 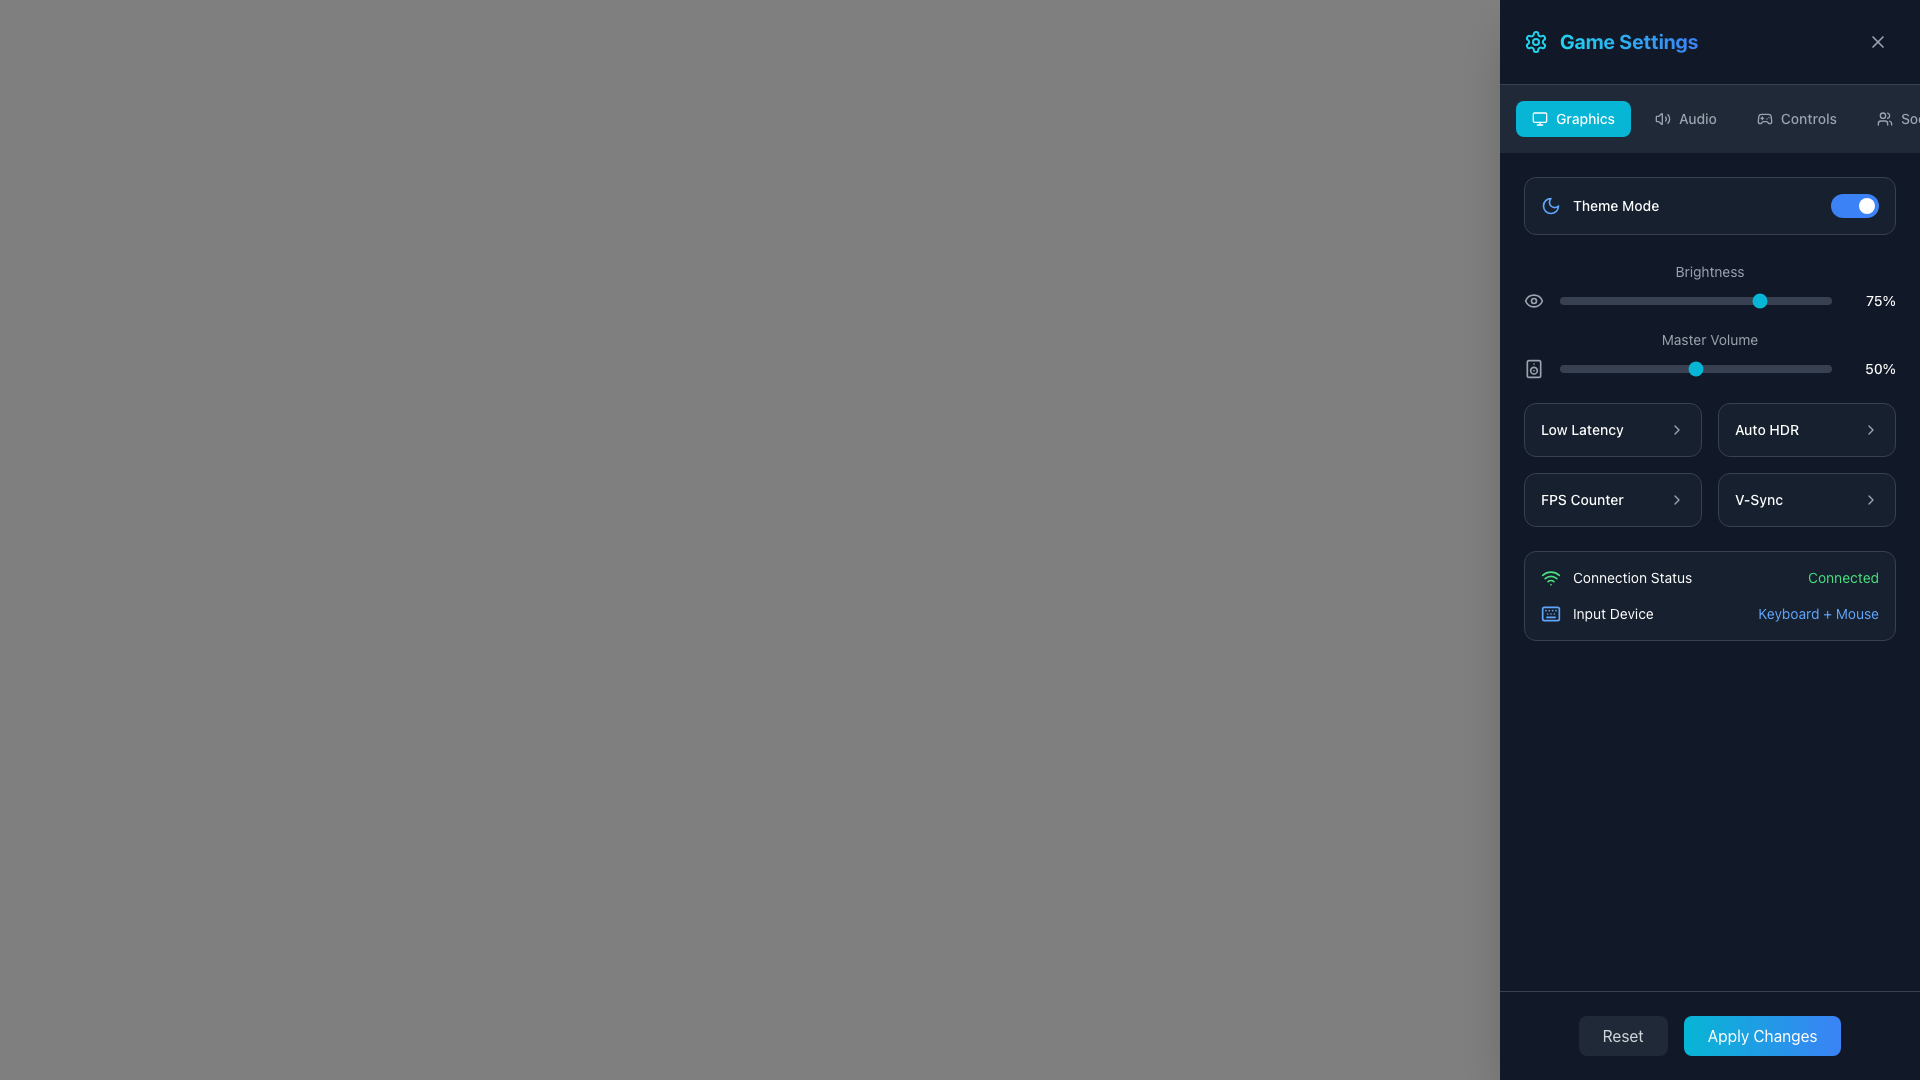 What do you see at coordinates (1600, 205) in the screenshot?
I see `the 'Theme Mode' label with the moon icon in the 'Game Settings' panel under the 'Graphics' tab` at bounding box center [1600, 205].